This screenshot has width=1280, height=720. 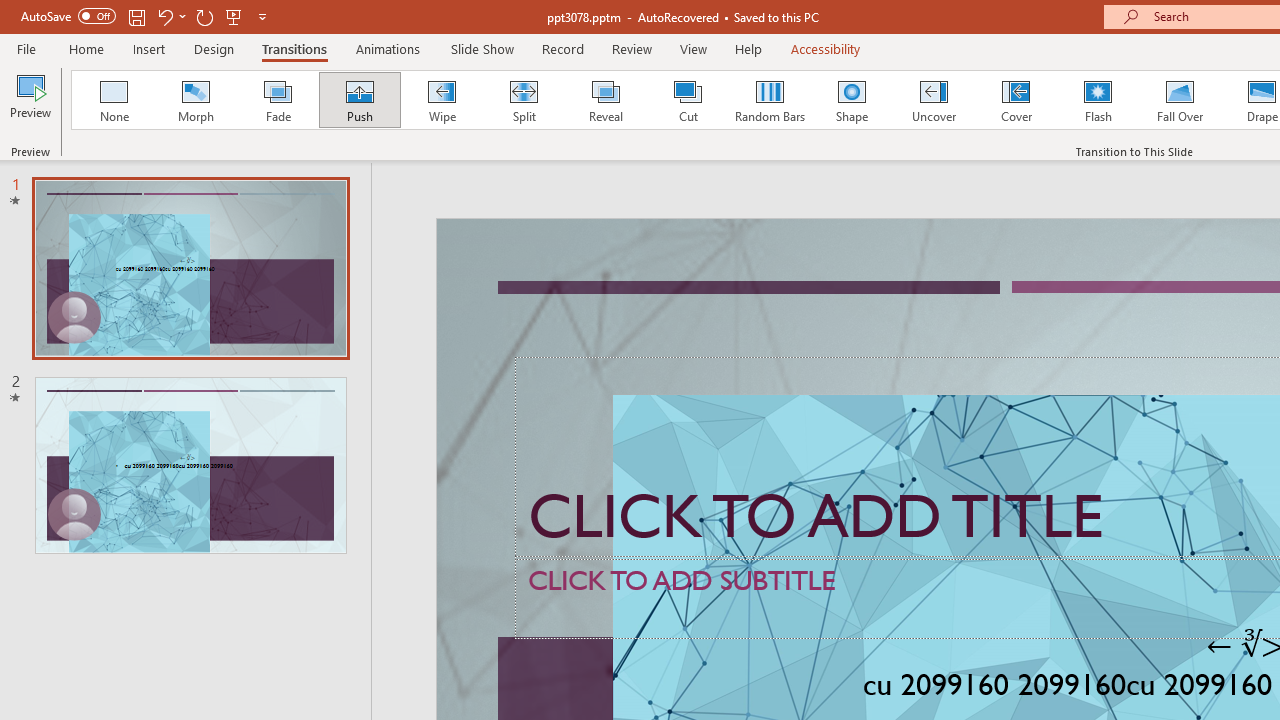 I want to click on 'Push', so click(x=359, y=100).